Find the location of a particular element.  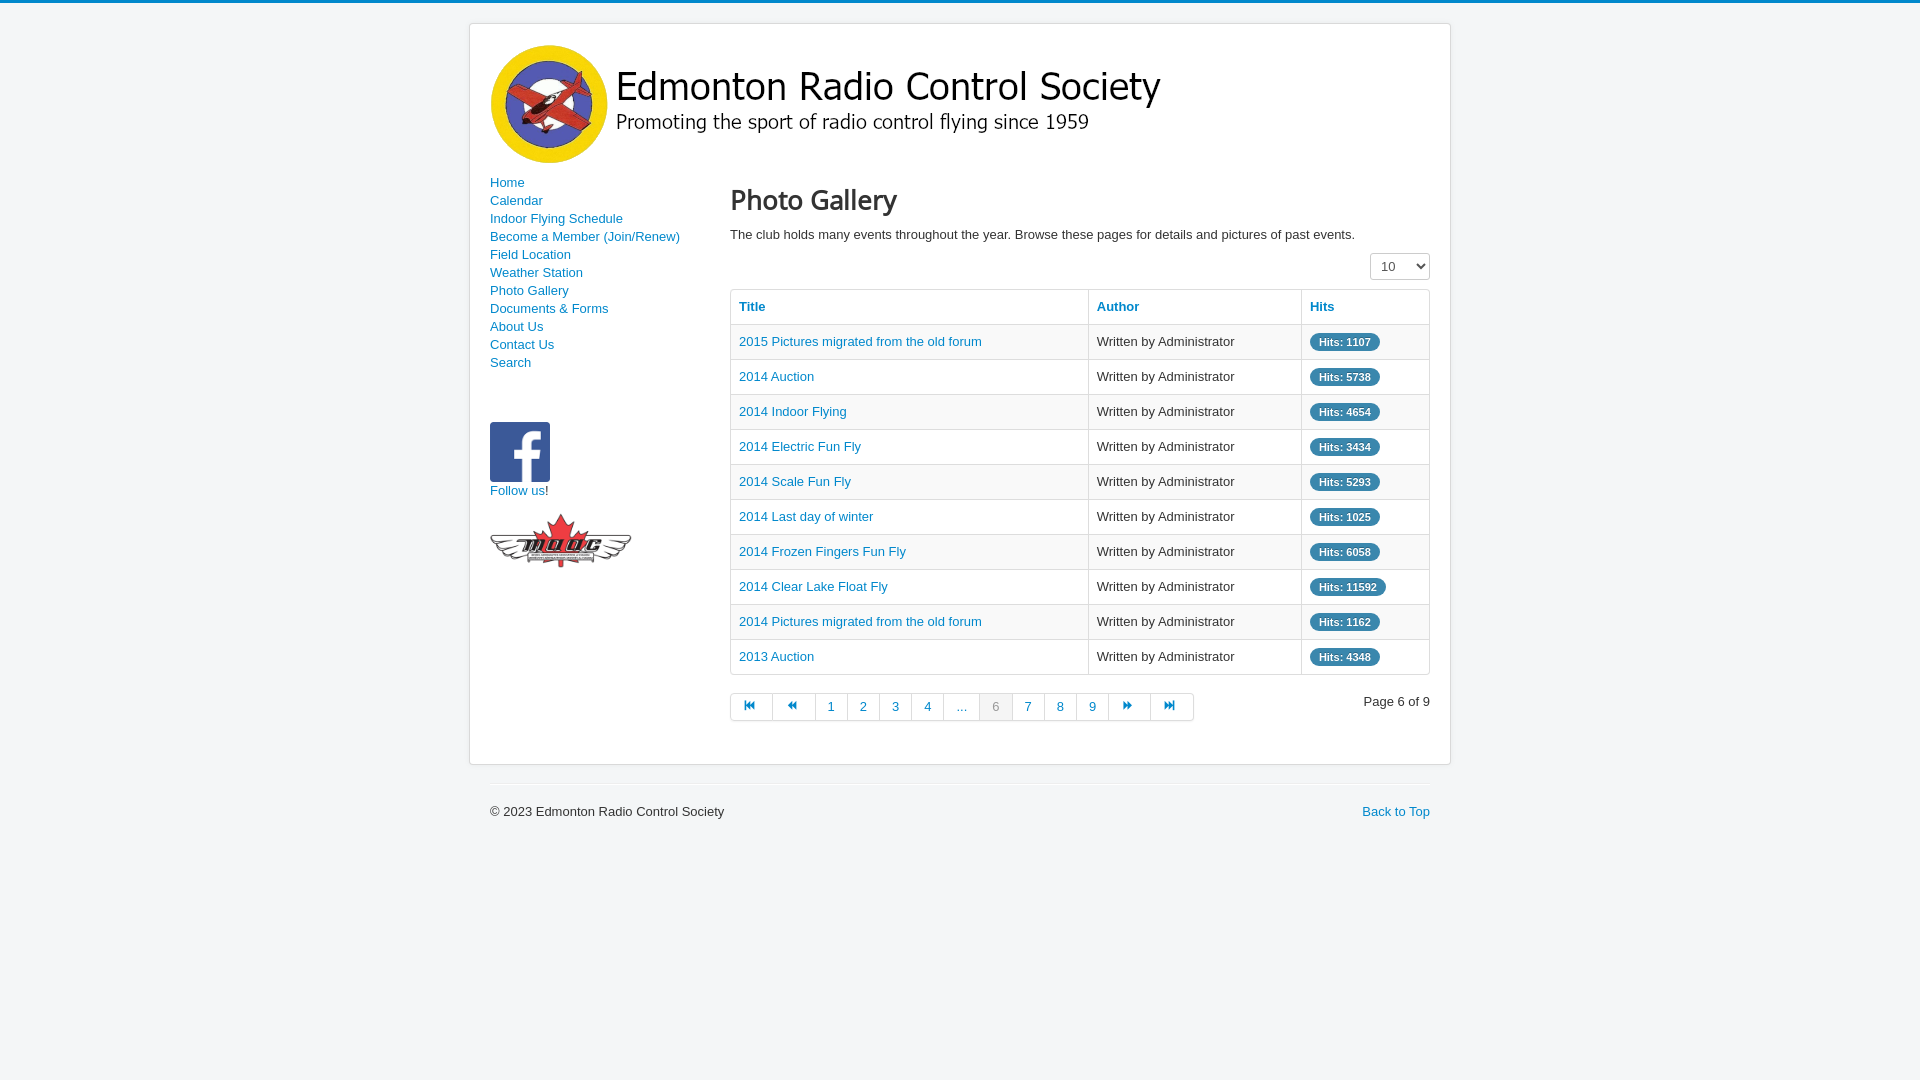

'Indoor Flying Schedule' is located at coordinates (599, 219).